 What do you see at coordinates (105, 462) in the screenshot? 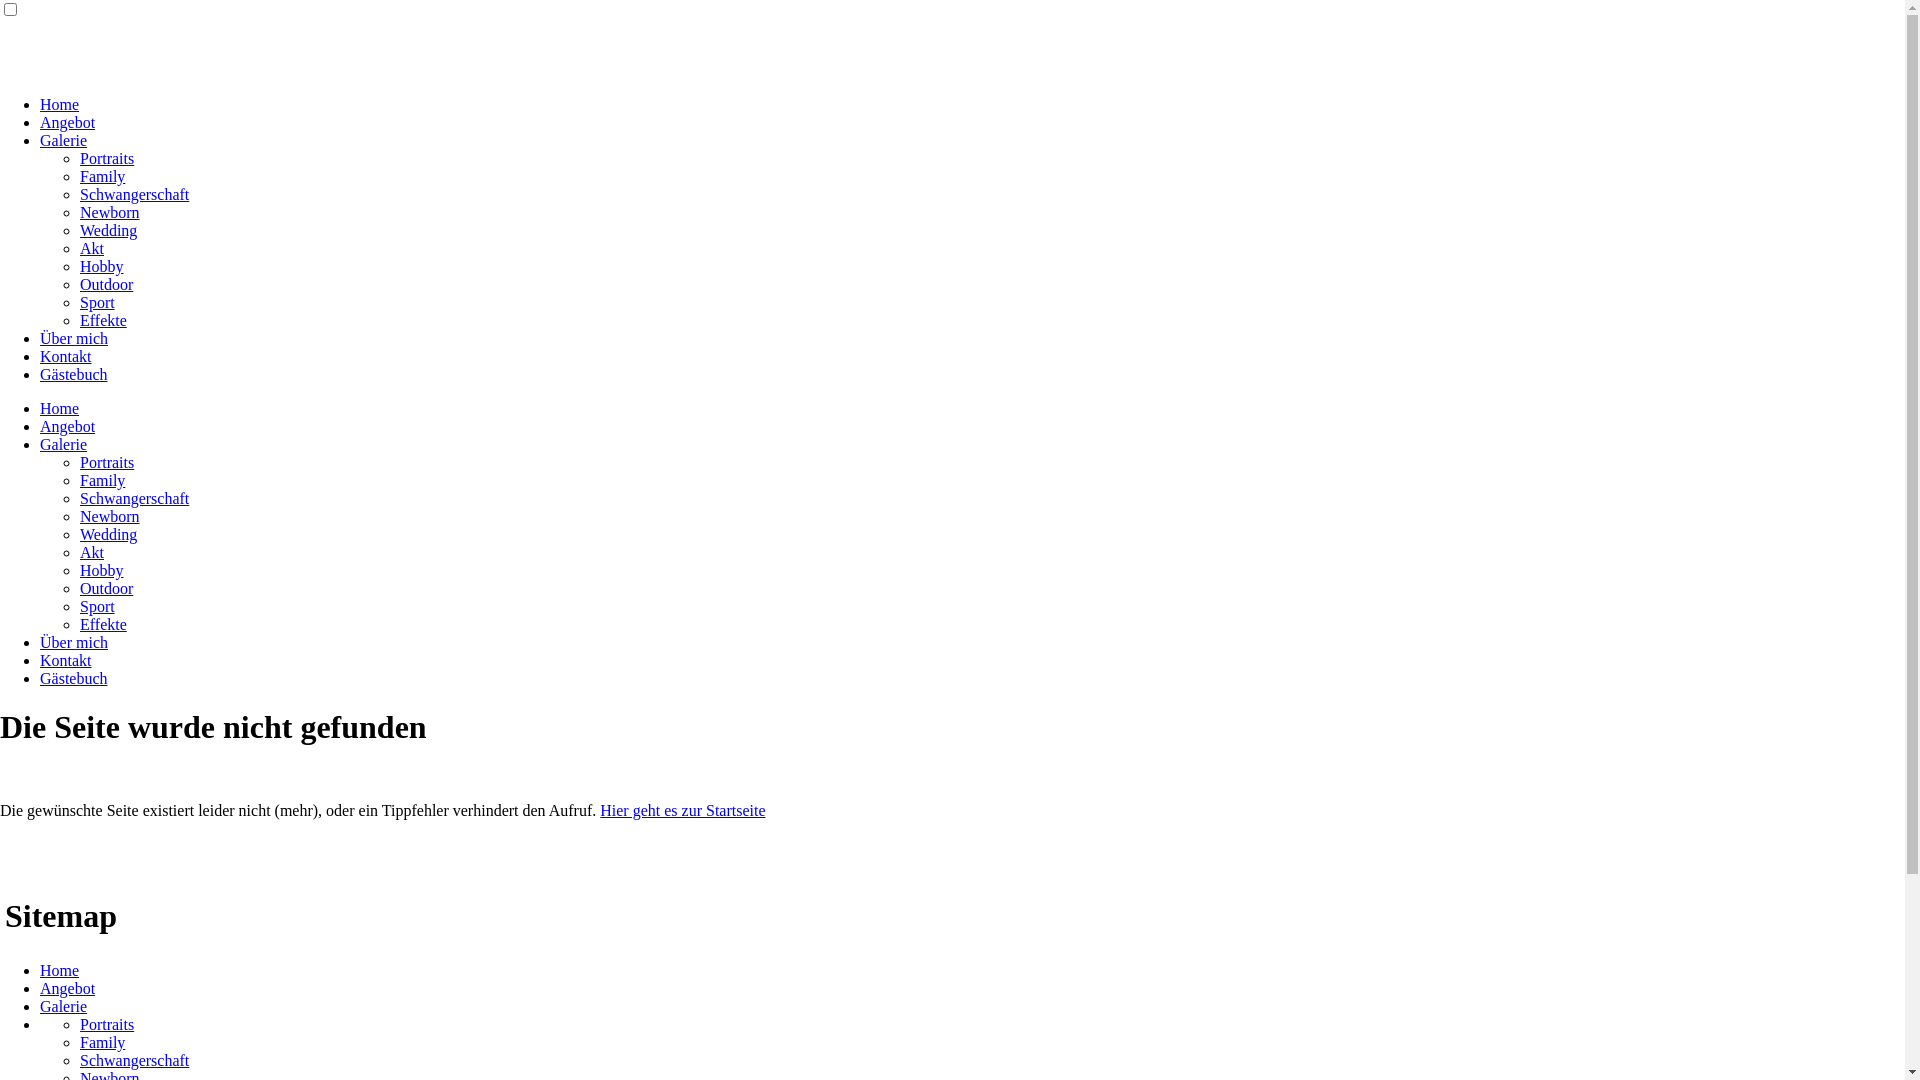
I see `'Portraits'` at bounding box center [105, 462].